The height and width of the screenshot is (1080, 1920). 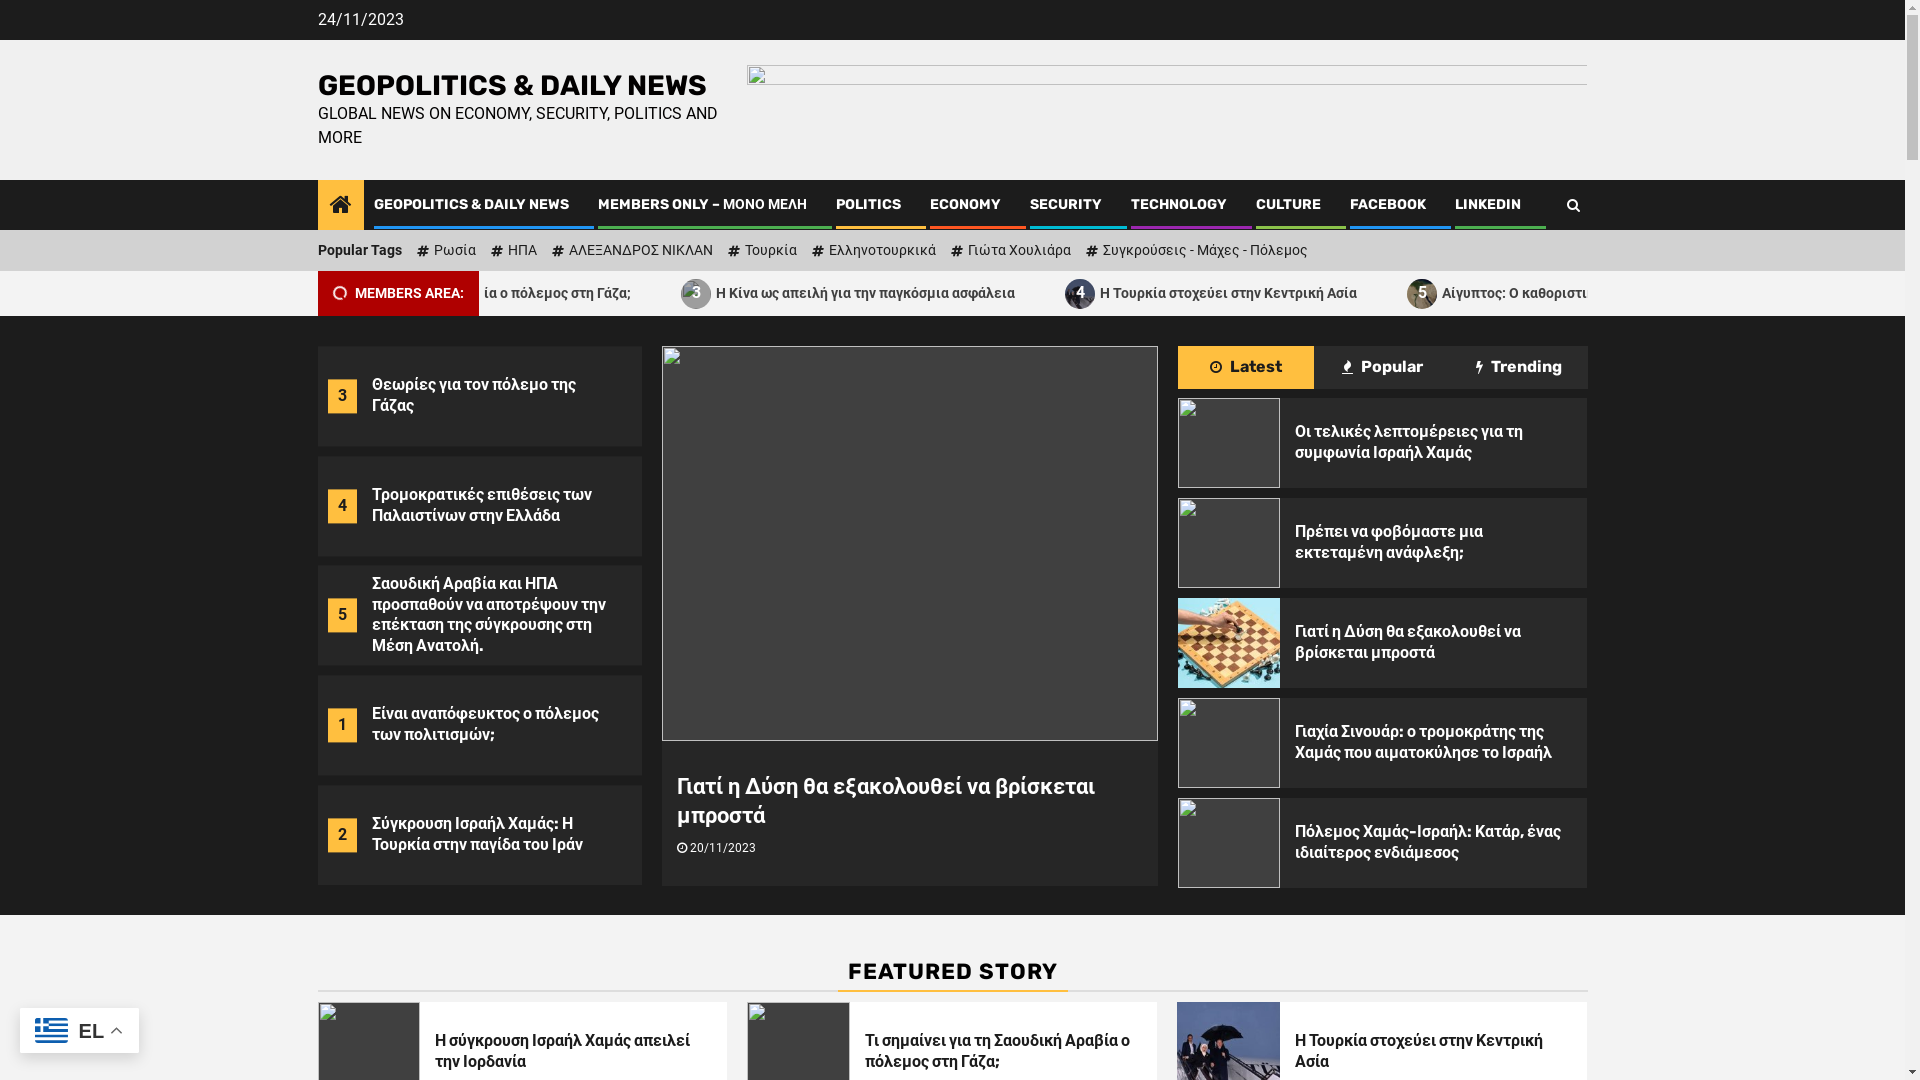 What do you see at coordinates (1177, 204) in the screenshot?
I see `'TECHNOLOGY'` at bounding box center [1177, 204].